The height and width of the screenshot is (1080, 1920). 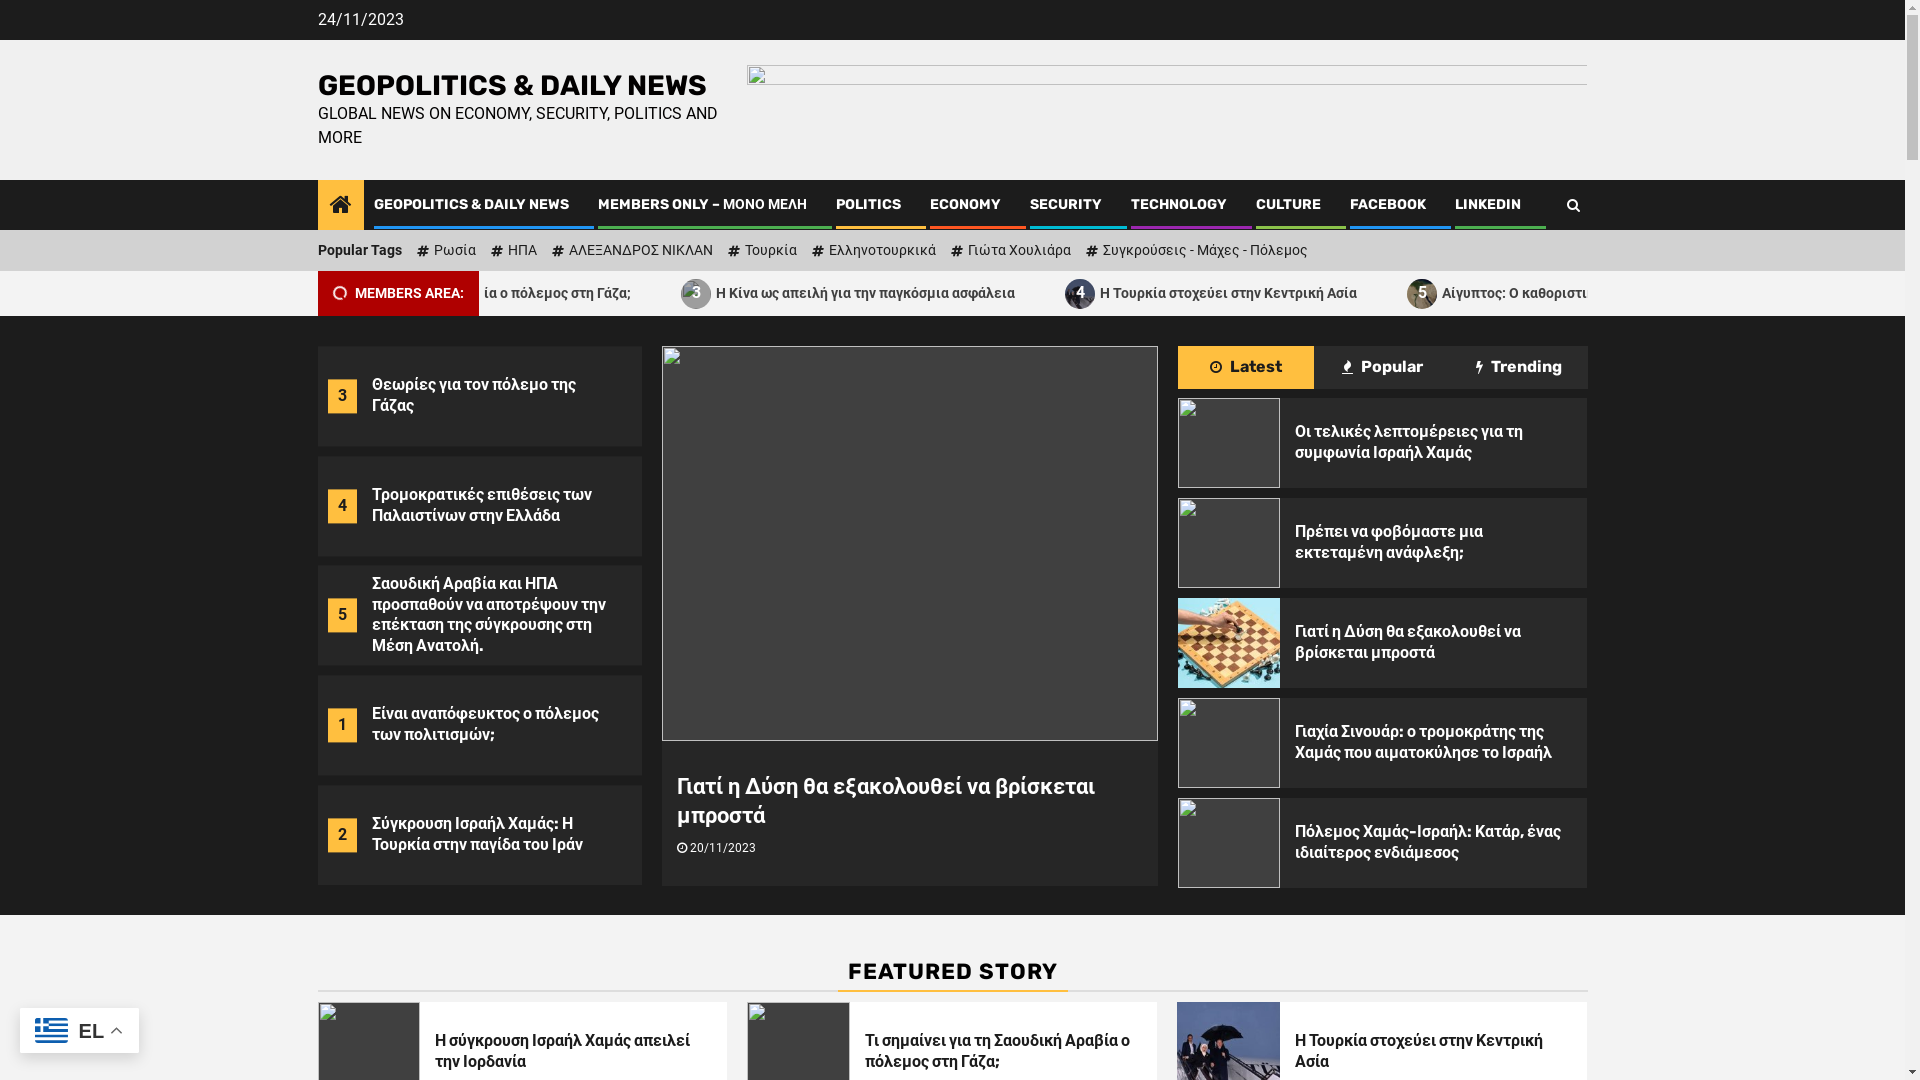 What do you see at coordinates (1177, 204) in the screenshot?
I see `'TECHNOLOGY'` at bounding box center [1177, 204].